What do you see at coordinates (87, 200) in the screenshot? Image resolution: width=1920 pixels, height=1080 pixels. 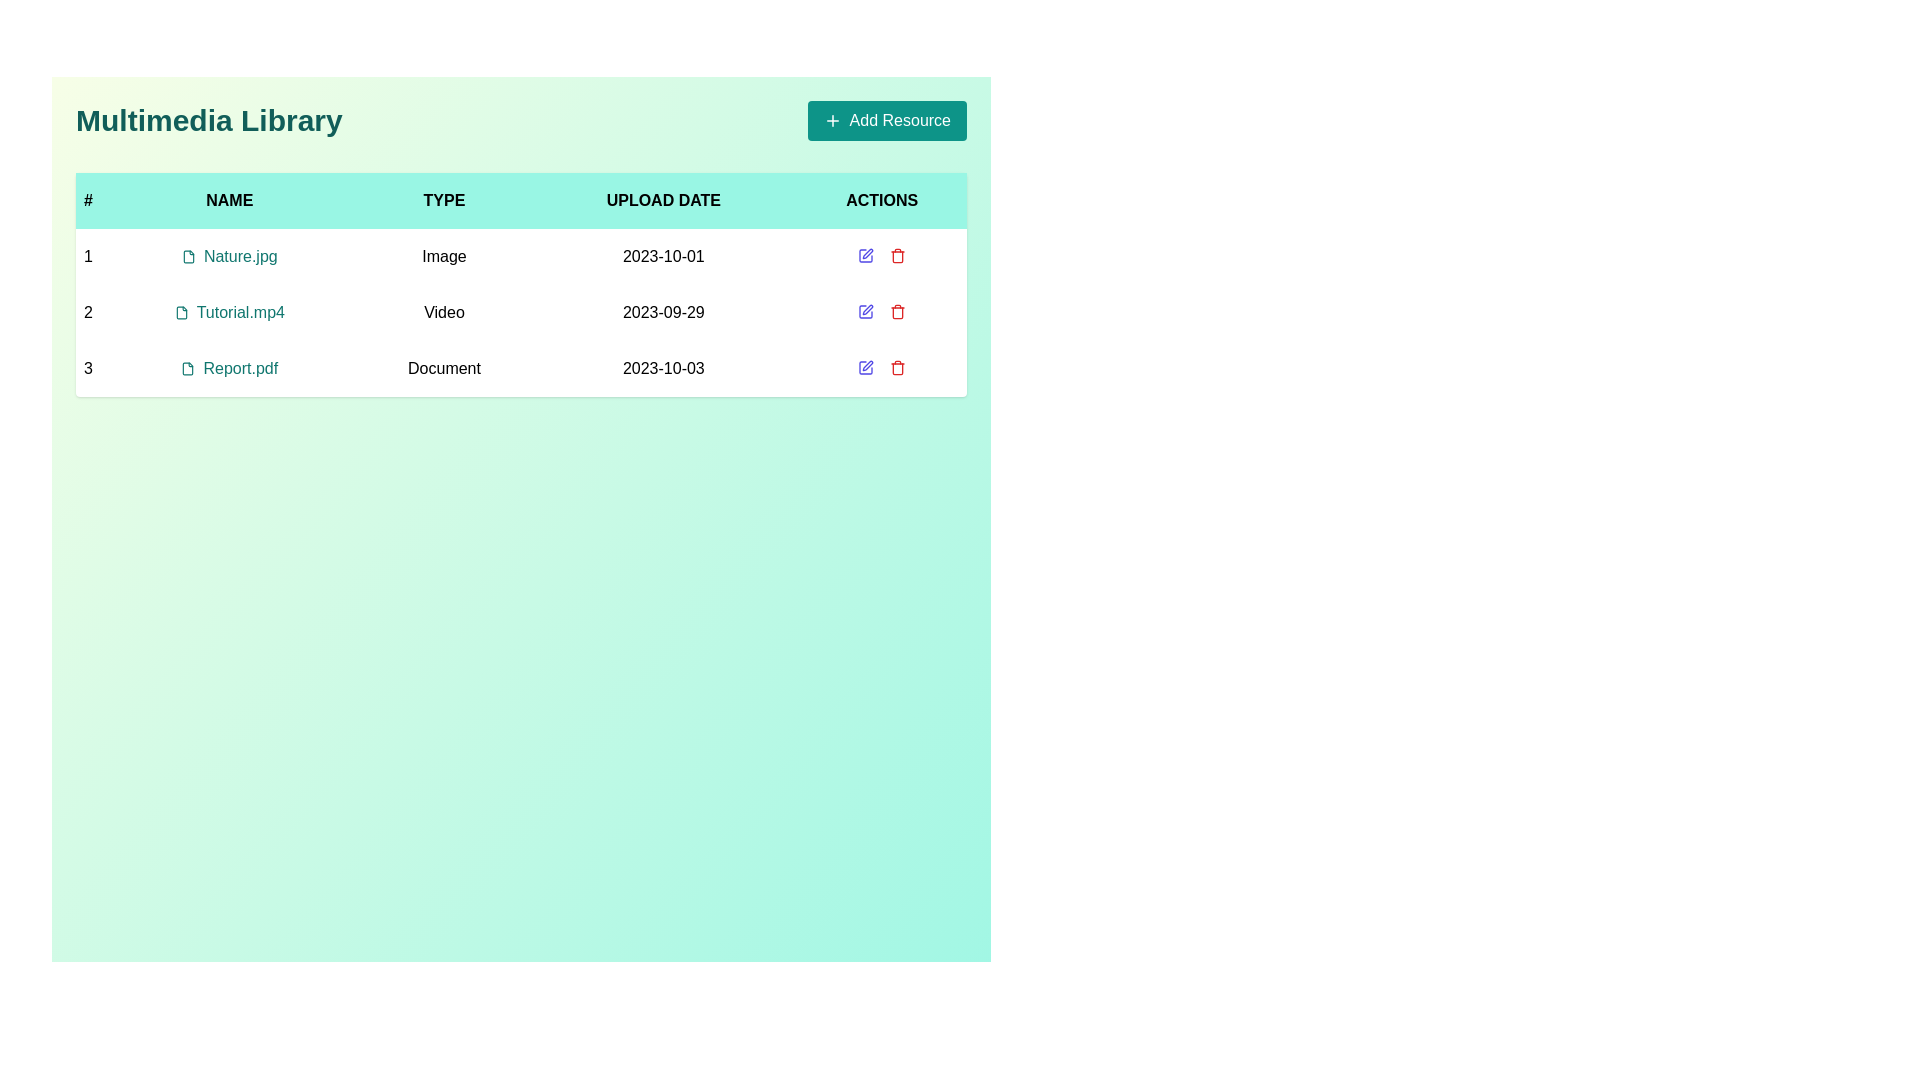 I see `the text label indicating the numbering column header in the table` at bounding box center [87, 200].